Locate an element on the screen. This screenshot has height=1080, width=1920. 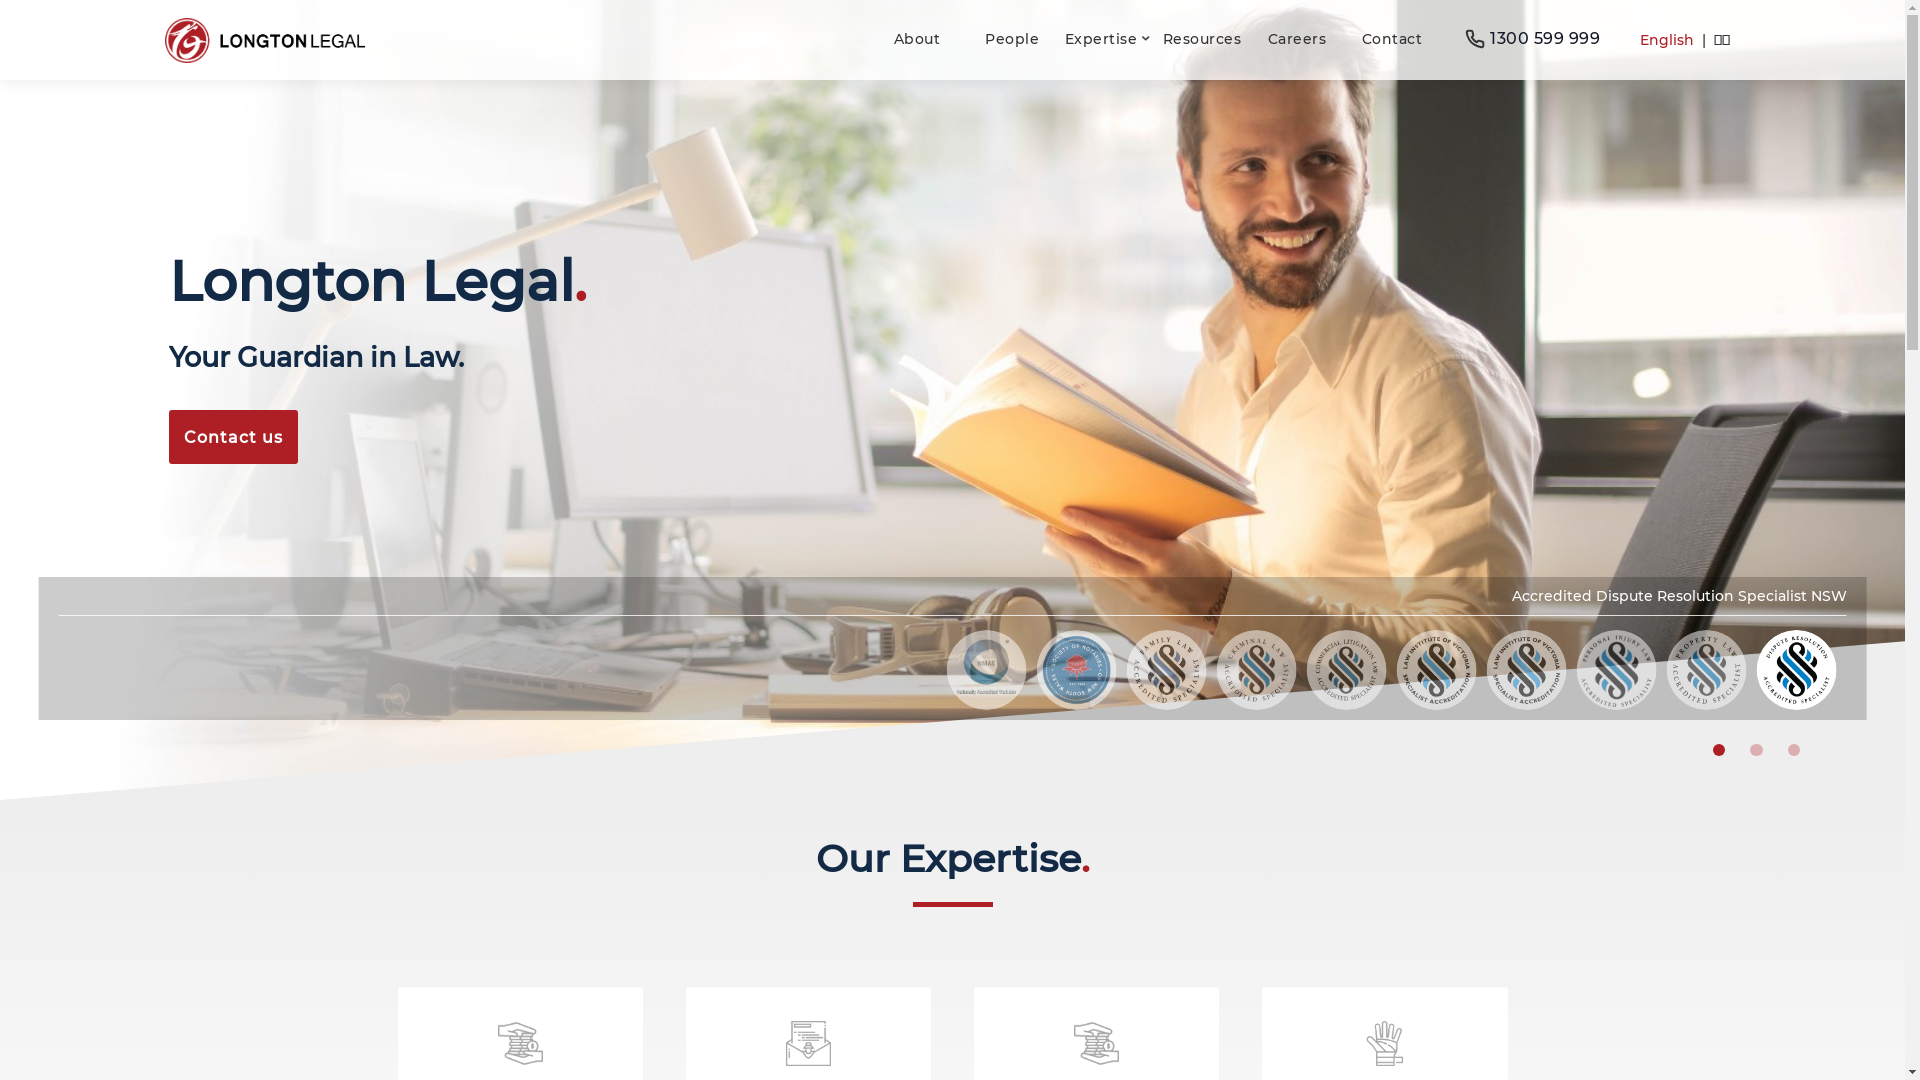
'Contact' is located at coordinates (1391, 39).